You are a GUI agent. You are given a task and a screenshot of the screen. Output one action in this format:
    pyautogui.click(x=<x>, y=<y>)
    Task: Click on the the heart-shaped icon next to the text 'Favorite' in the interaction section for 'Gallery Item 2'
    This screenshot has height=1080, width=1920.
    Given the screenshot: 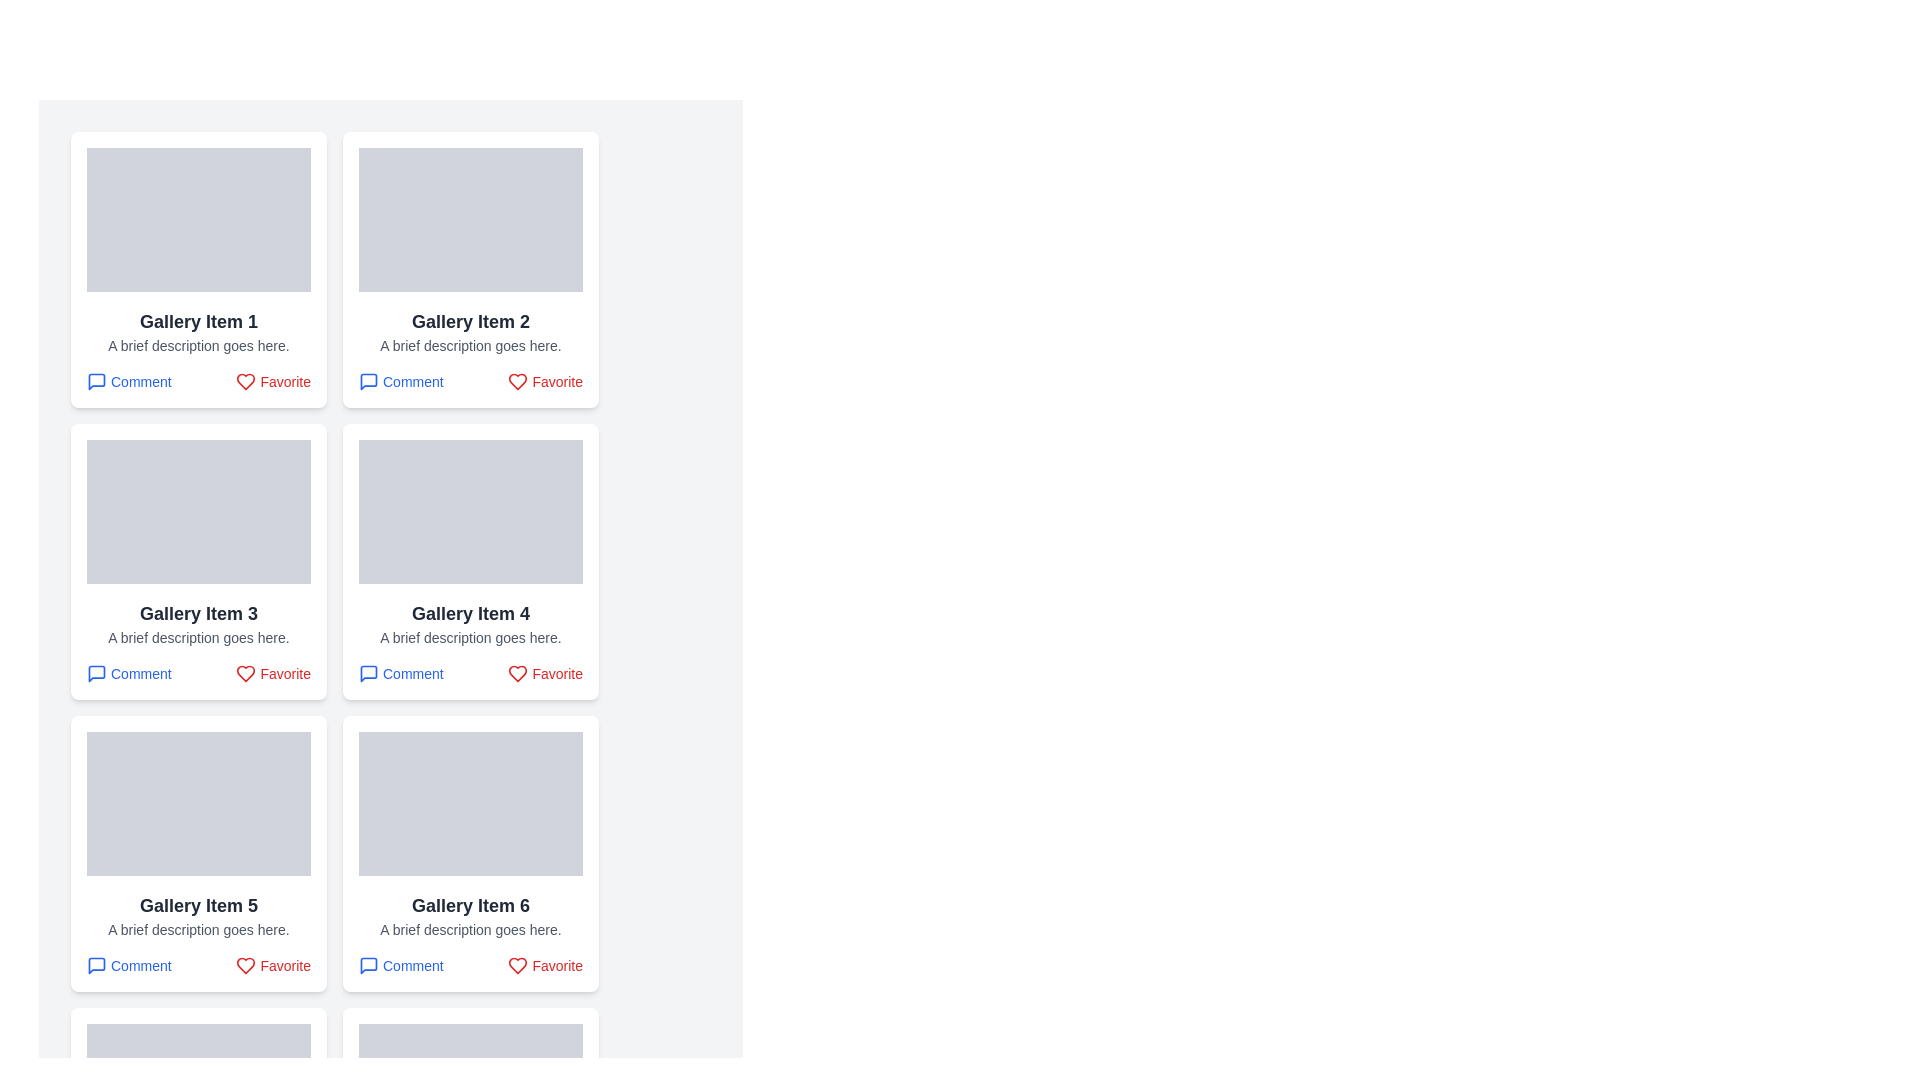 What is the action you would take?
    pyautogui.click(x=518, y=381)
    